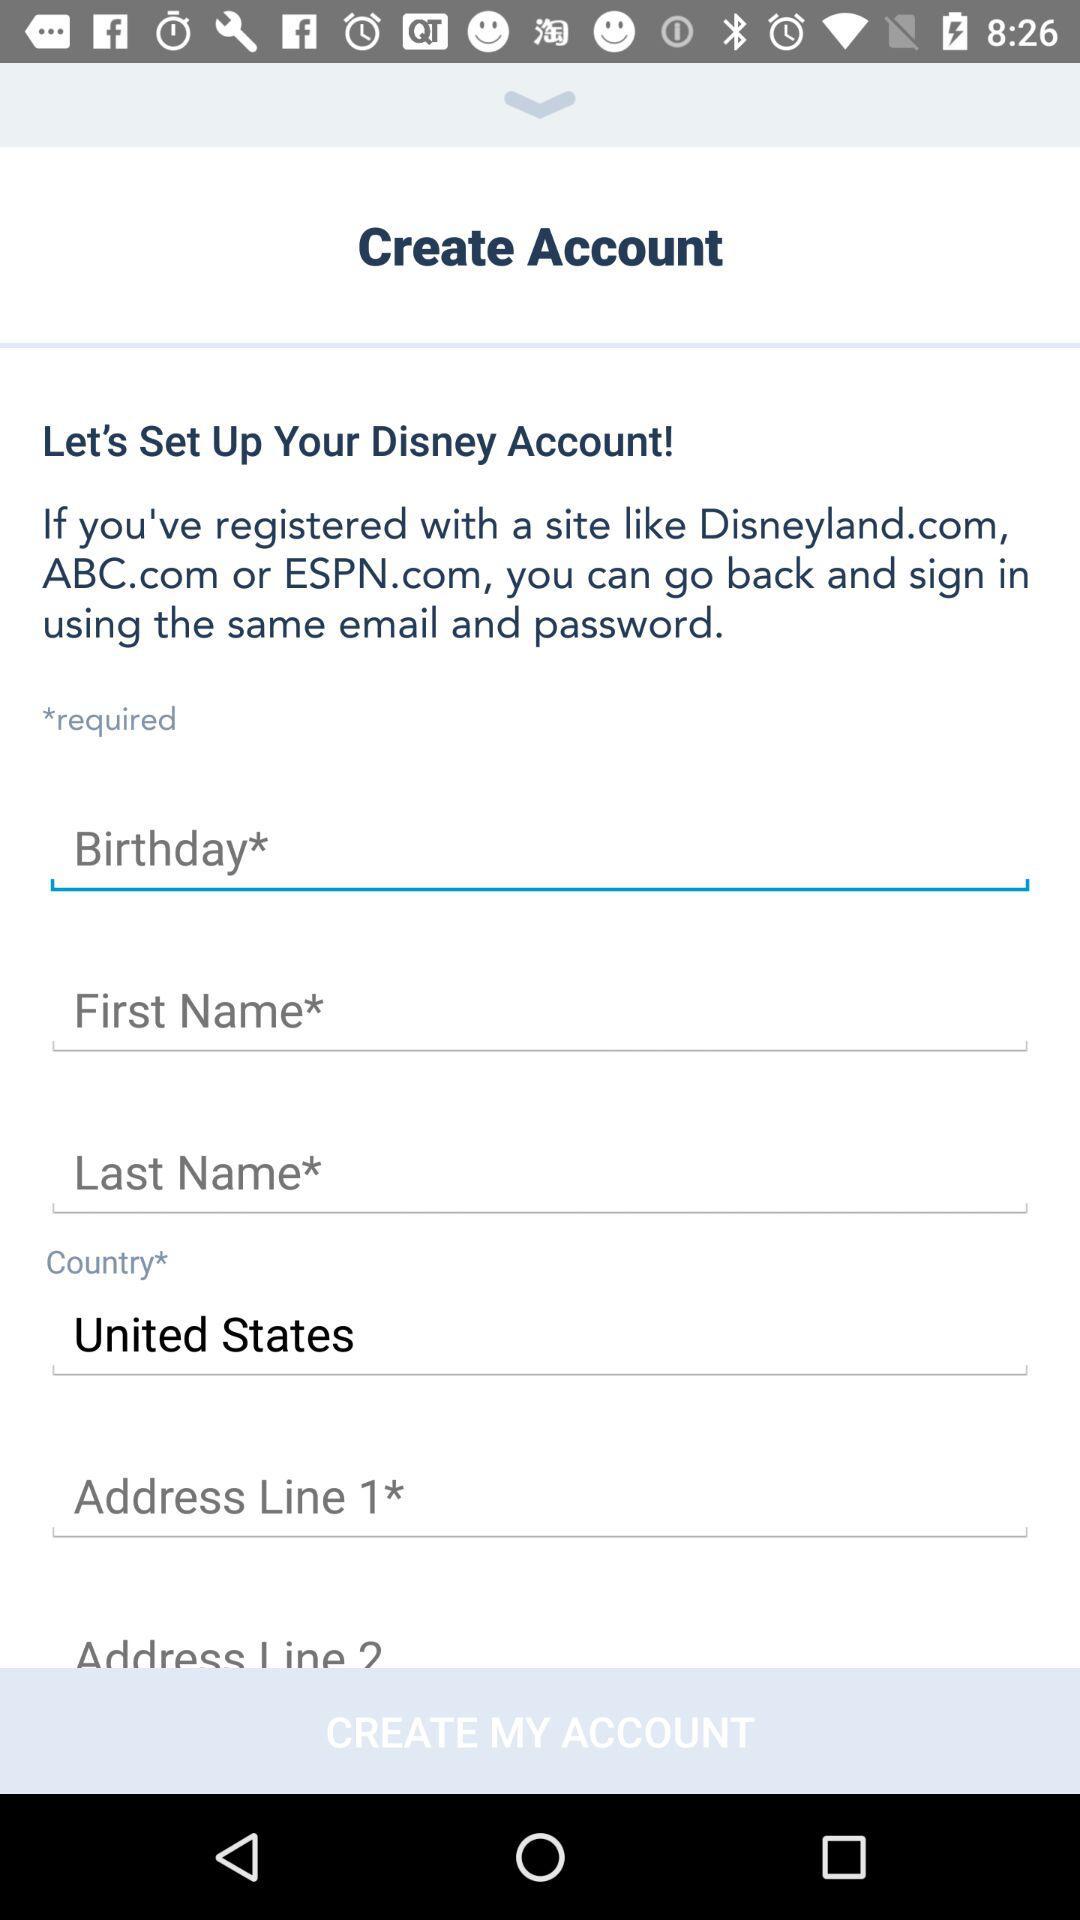  I want to click on address line 1, so click(540, 1496).